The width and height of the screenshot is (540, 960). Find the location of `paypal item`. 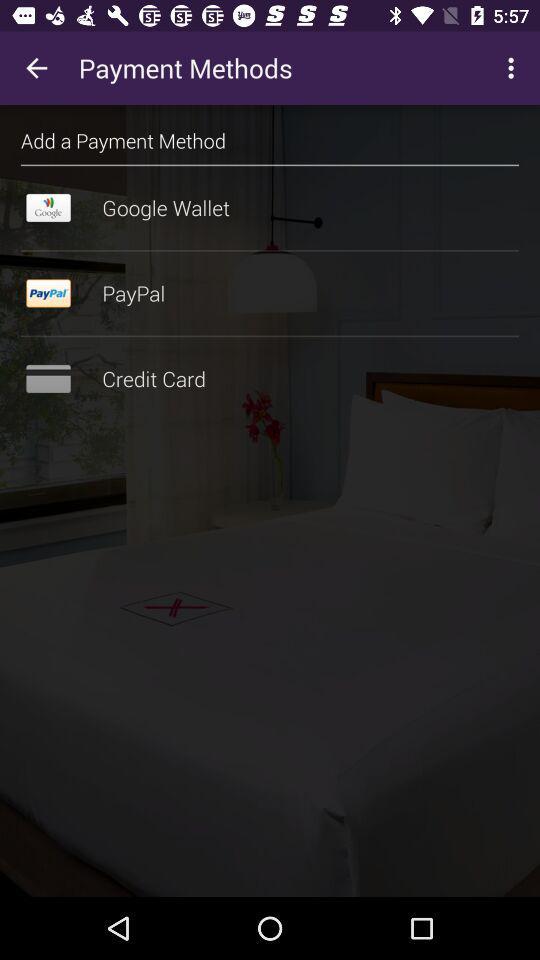

paypal item is located at coordinates (270, 292).